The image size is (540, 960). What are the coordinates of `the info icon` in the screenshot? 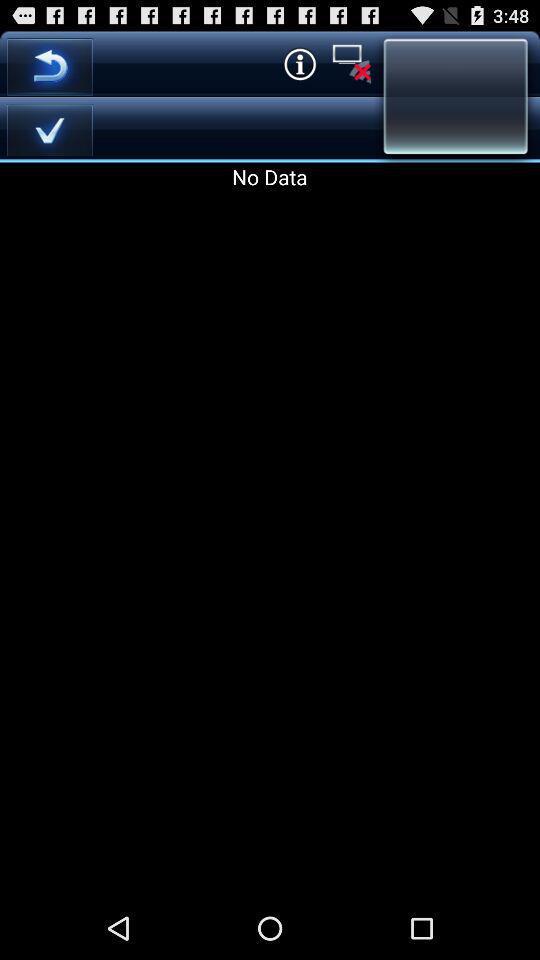 It's located at (298, 68).